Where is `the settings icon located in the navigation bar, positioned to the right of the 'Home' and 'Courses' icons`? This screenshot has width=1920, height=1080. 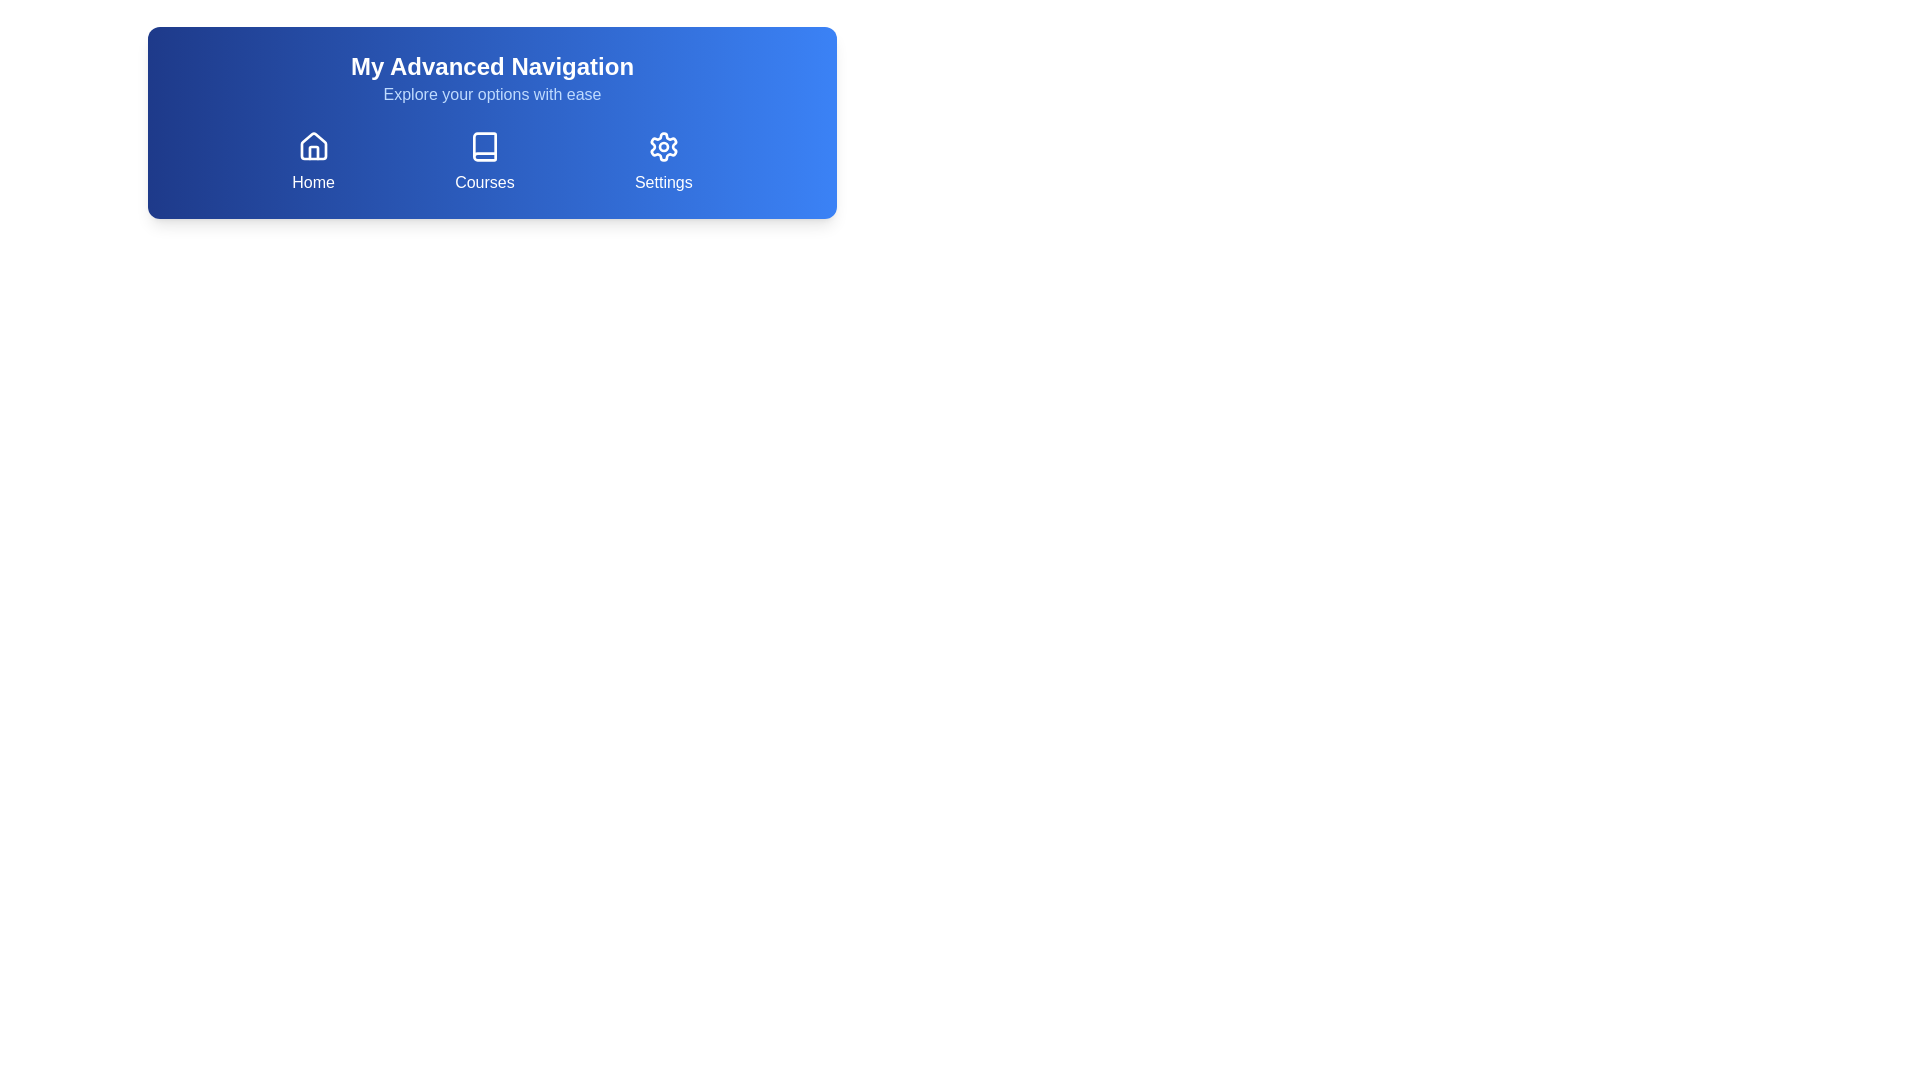
the settings icon located in the navigation bar, positioned to the right of the 'Home' and 'Courses' icons is located at coordinates (663, 145).